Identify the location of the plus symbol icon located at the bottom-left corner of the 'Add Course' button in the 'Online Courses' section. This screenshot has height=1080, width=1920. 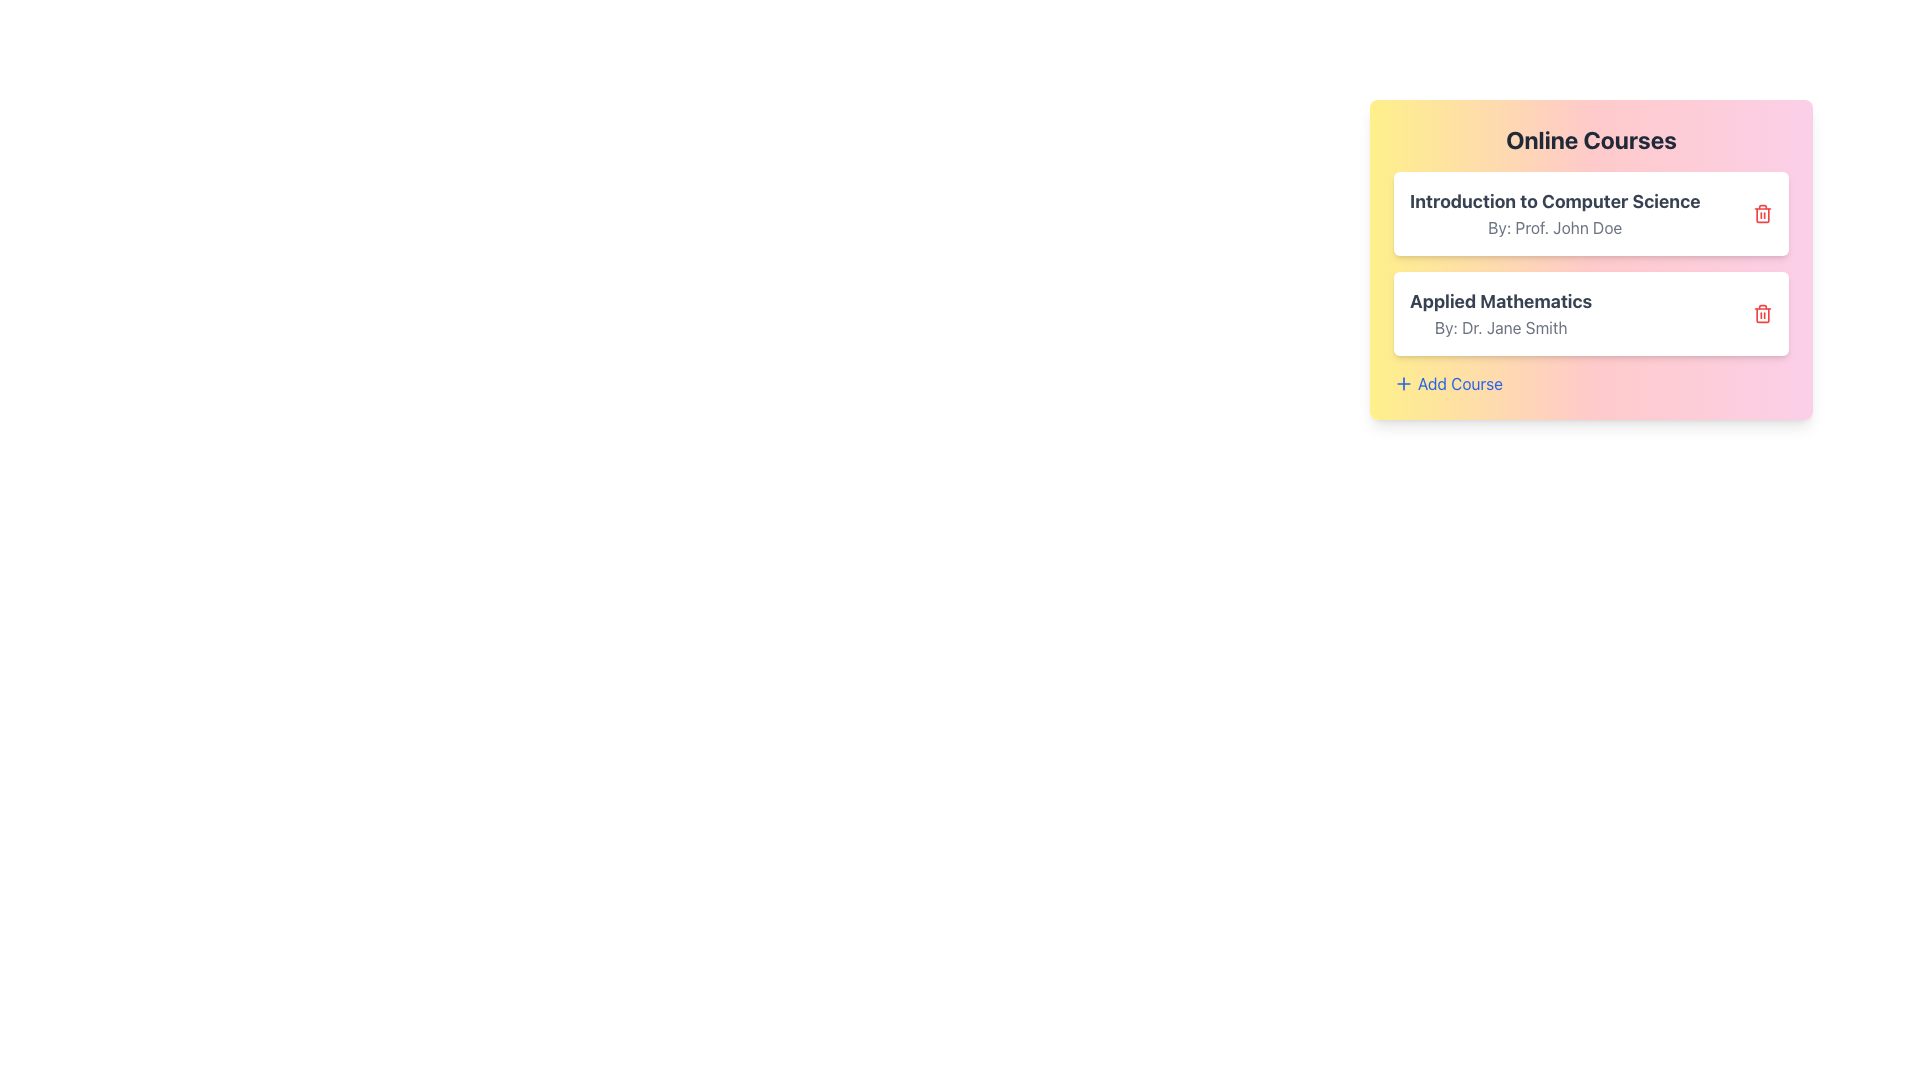
(1402, 384).